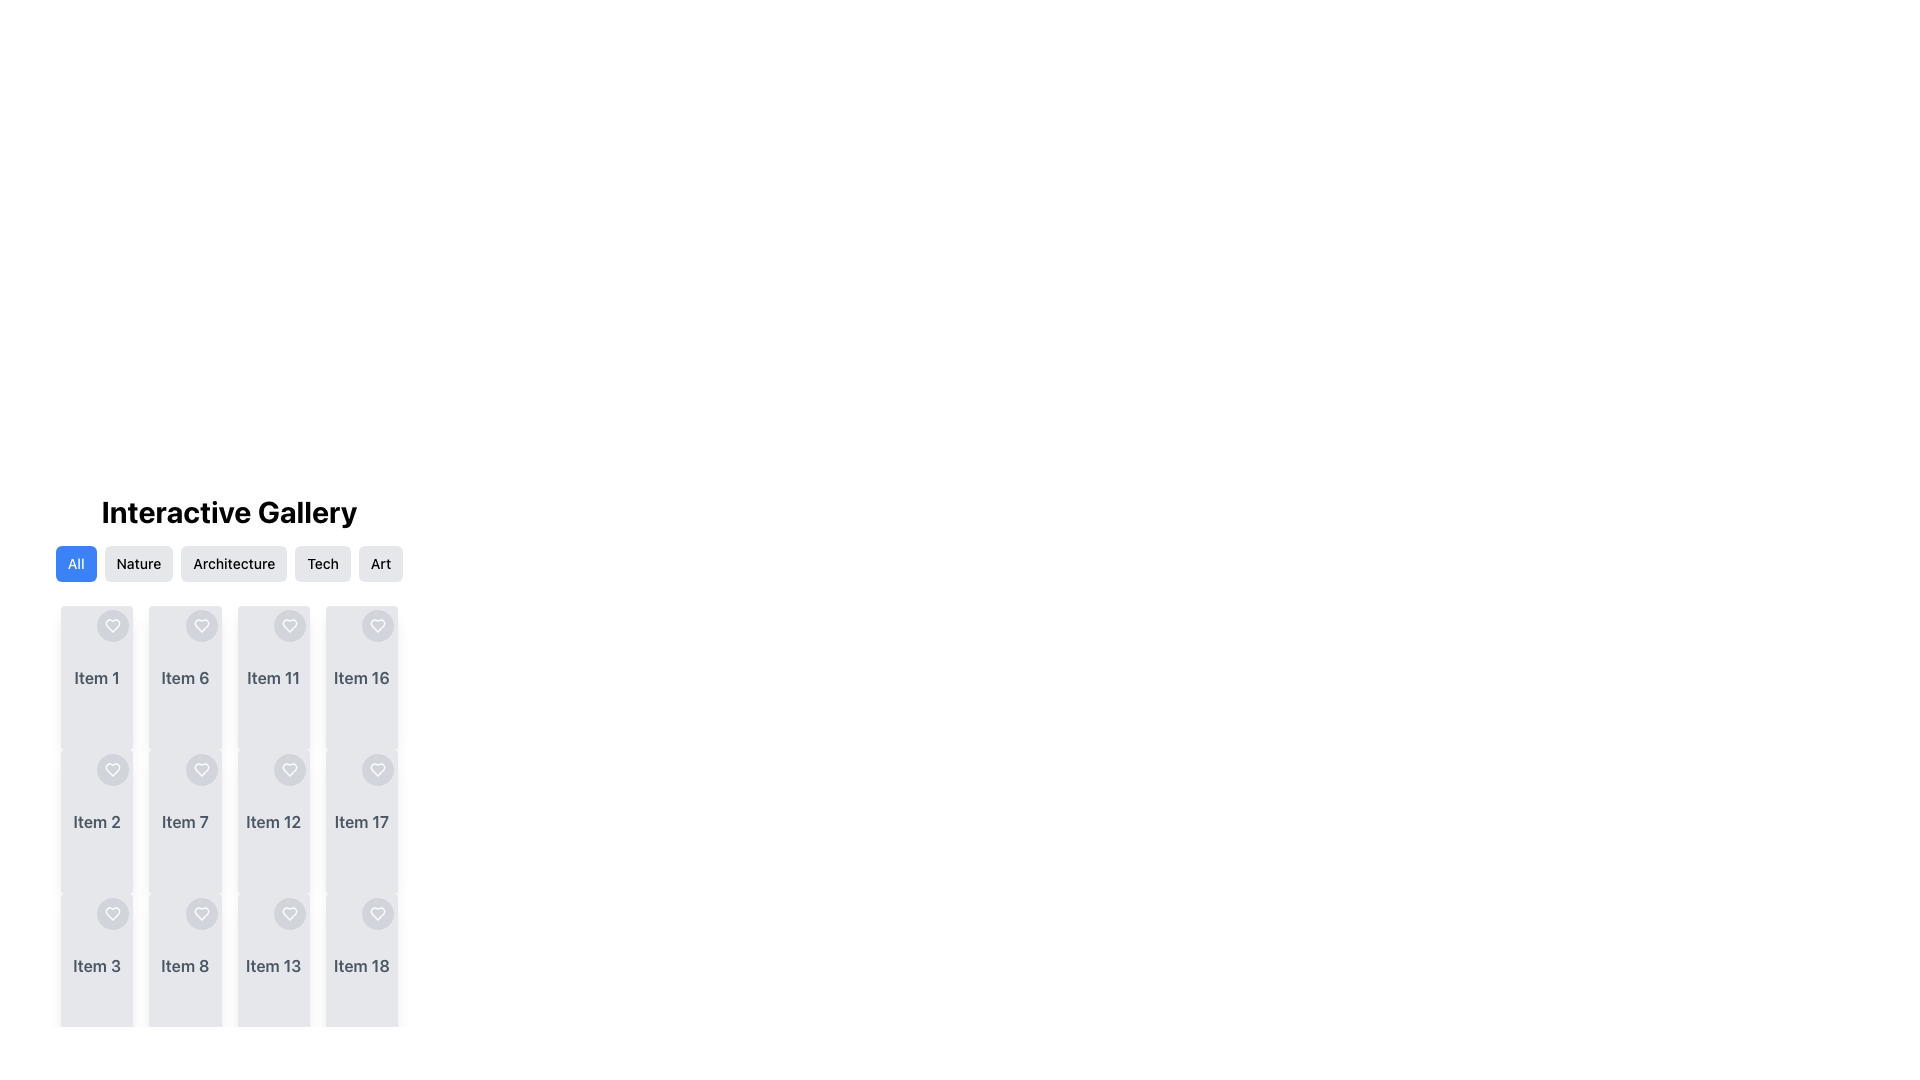 This screenshot has height=1080, width=1920. I want to click on the Card element, which is the third item in the first column of a four-column grid layout, displaying information or representing an item, so click(96, 964).